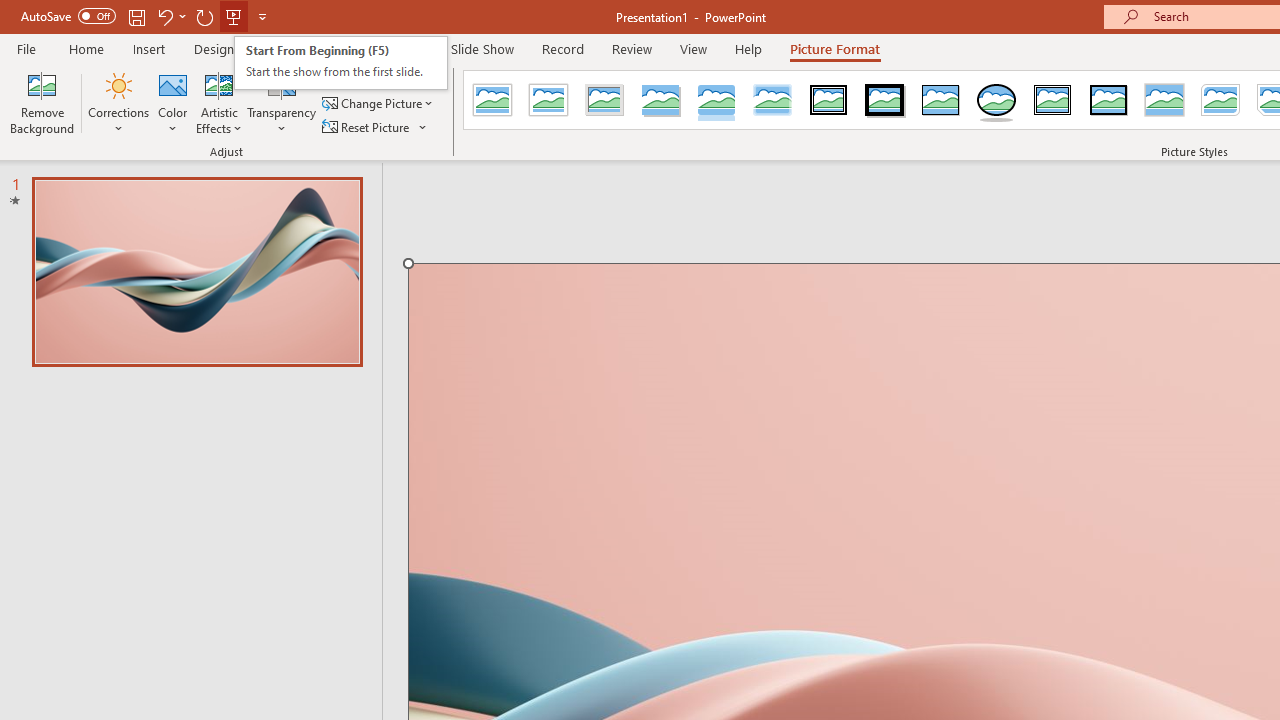 The height and width of the screenshot is (720, 1280). I want to click on 'Undo', so click(164, 16).